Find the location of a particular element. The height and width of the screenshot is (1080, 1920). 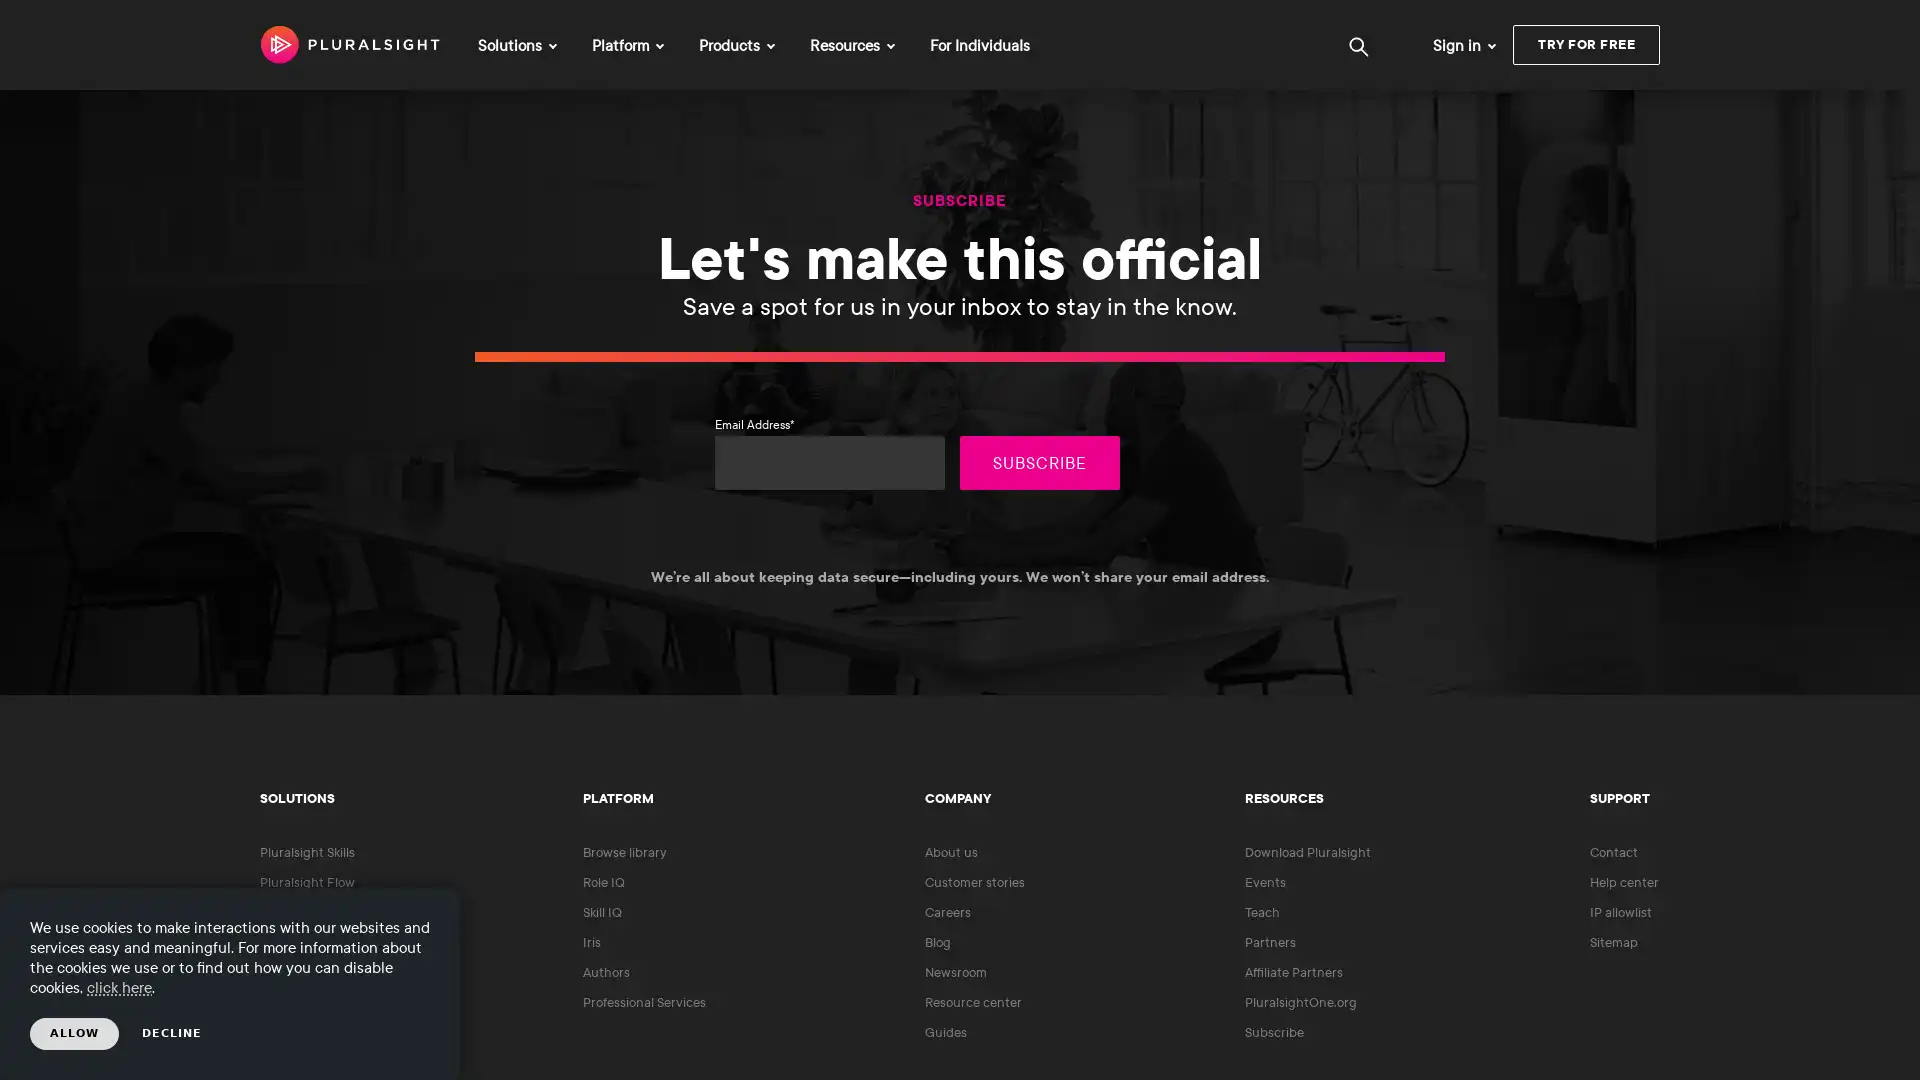

DECLINE is located at coordinates (172, 1033).